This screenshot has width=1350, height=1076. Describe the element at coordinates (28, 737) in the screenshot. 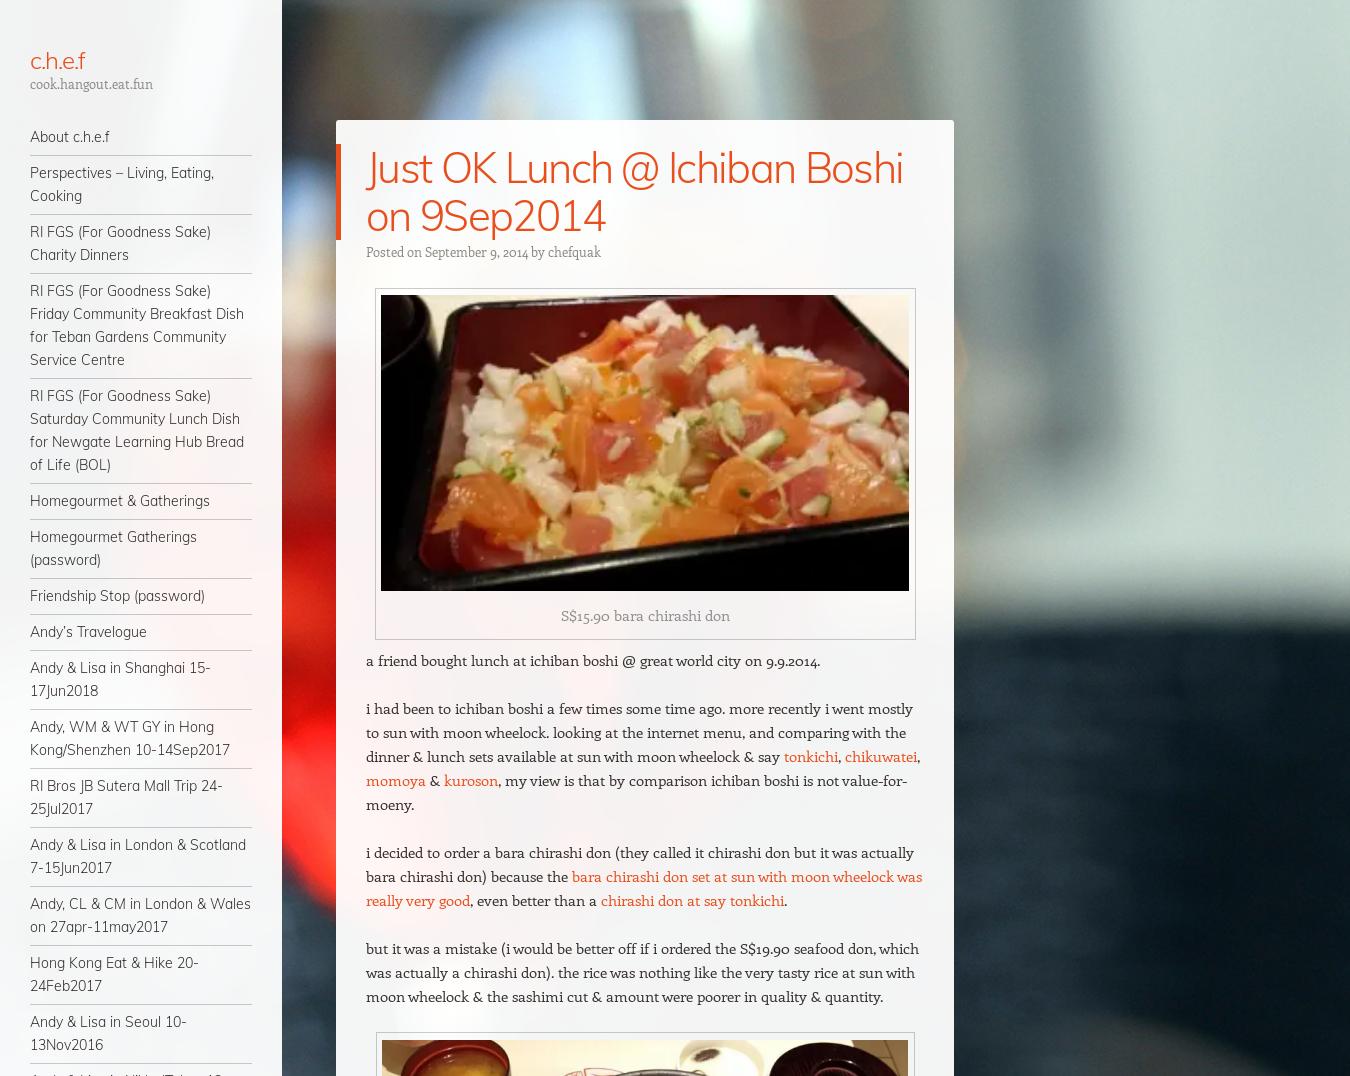

I see `'Andy, WM & WT GY in Hong Kong/Shenzhen 10-14Sep2017'` at that location.